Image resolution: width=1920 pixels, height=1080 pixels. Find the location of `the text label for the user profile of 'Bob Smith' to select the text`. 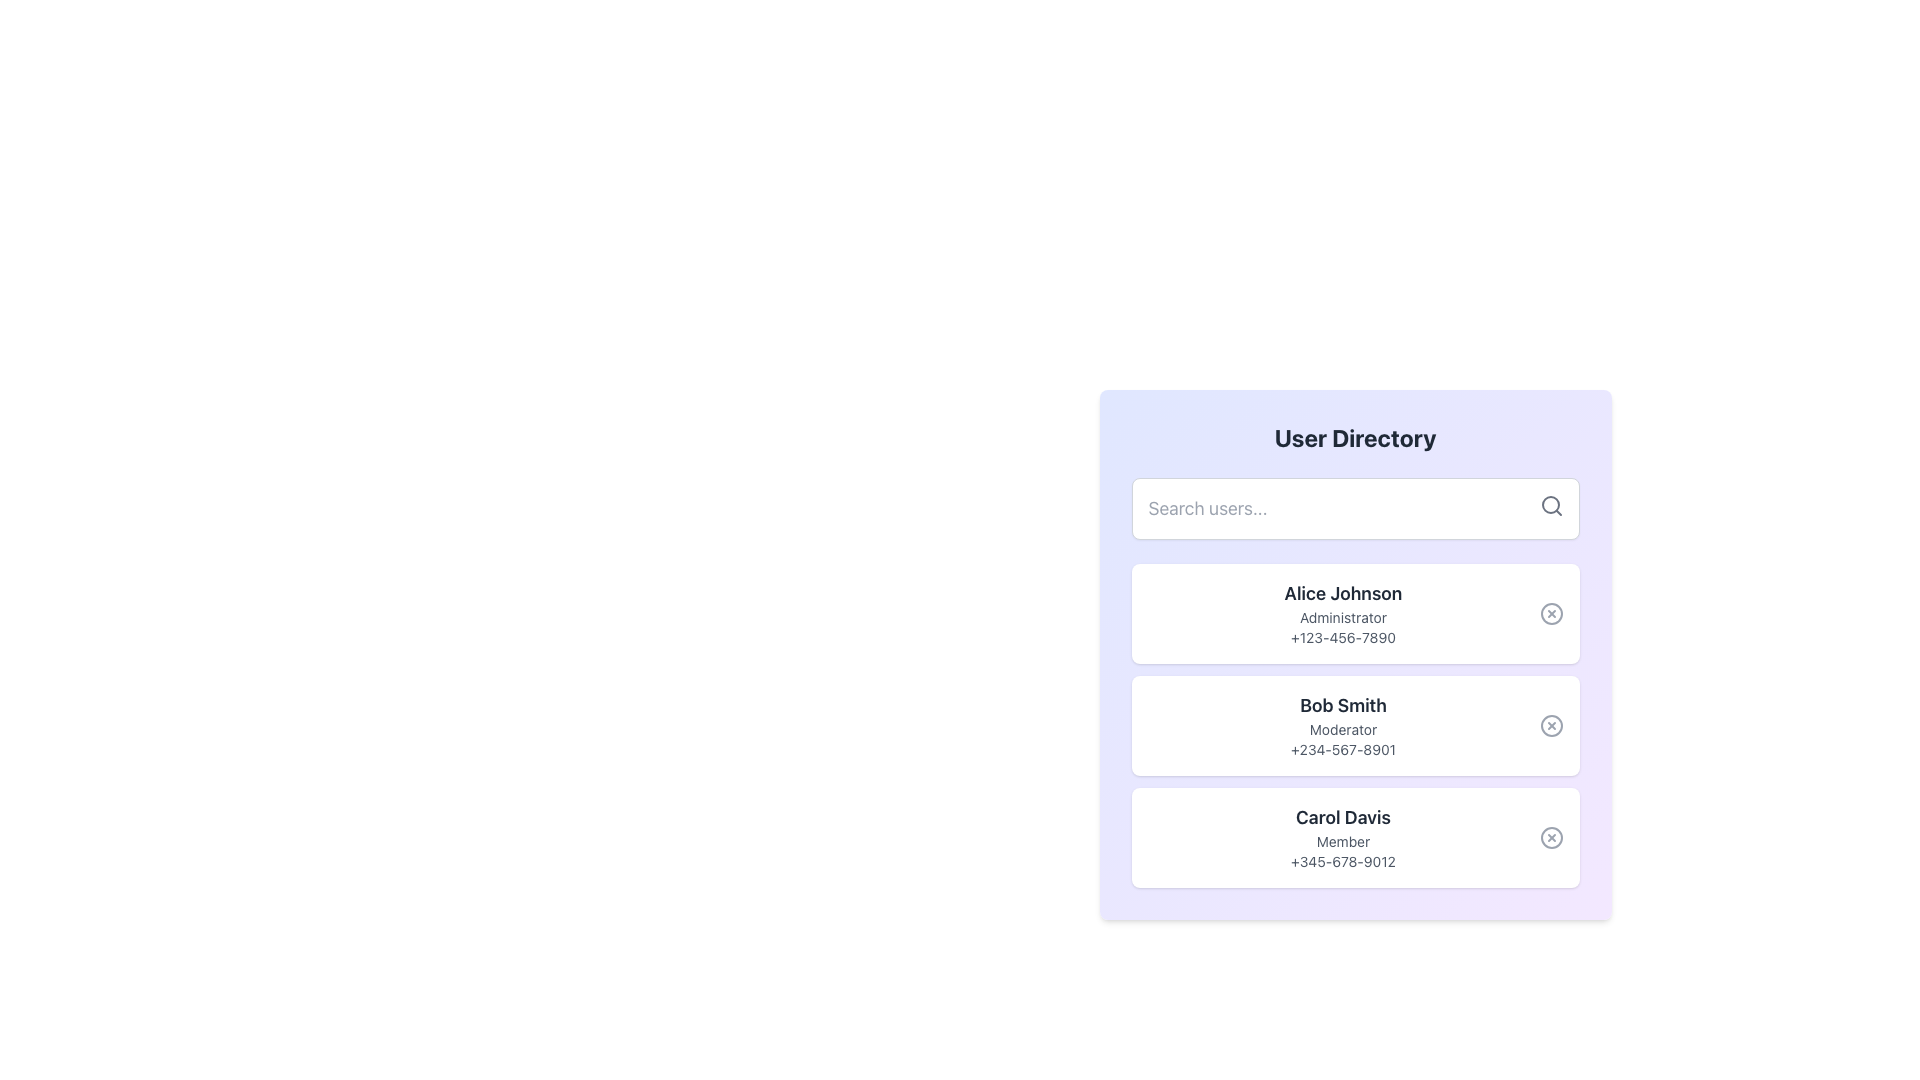

the text label for the user profile of 'Bob Smith' to select the text is located at coordinates (1343, 704).